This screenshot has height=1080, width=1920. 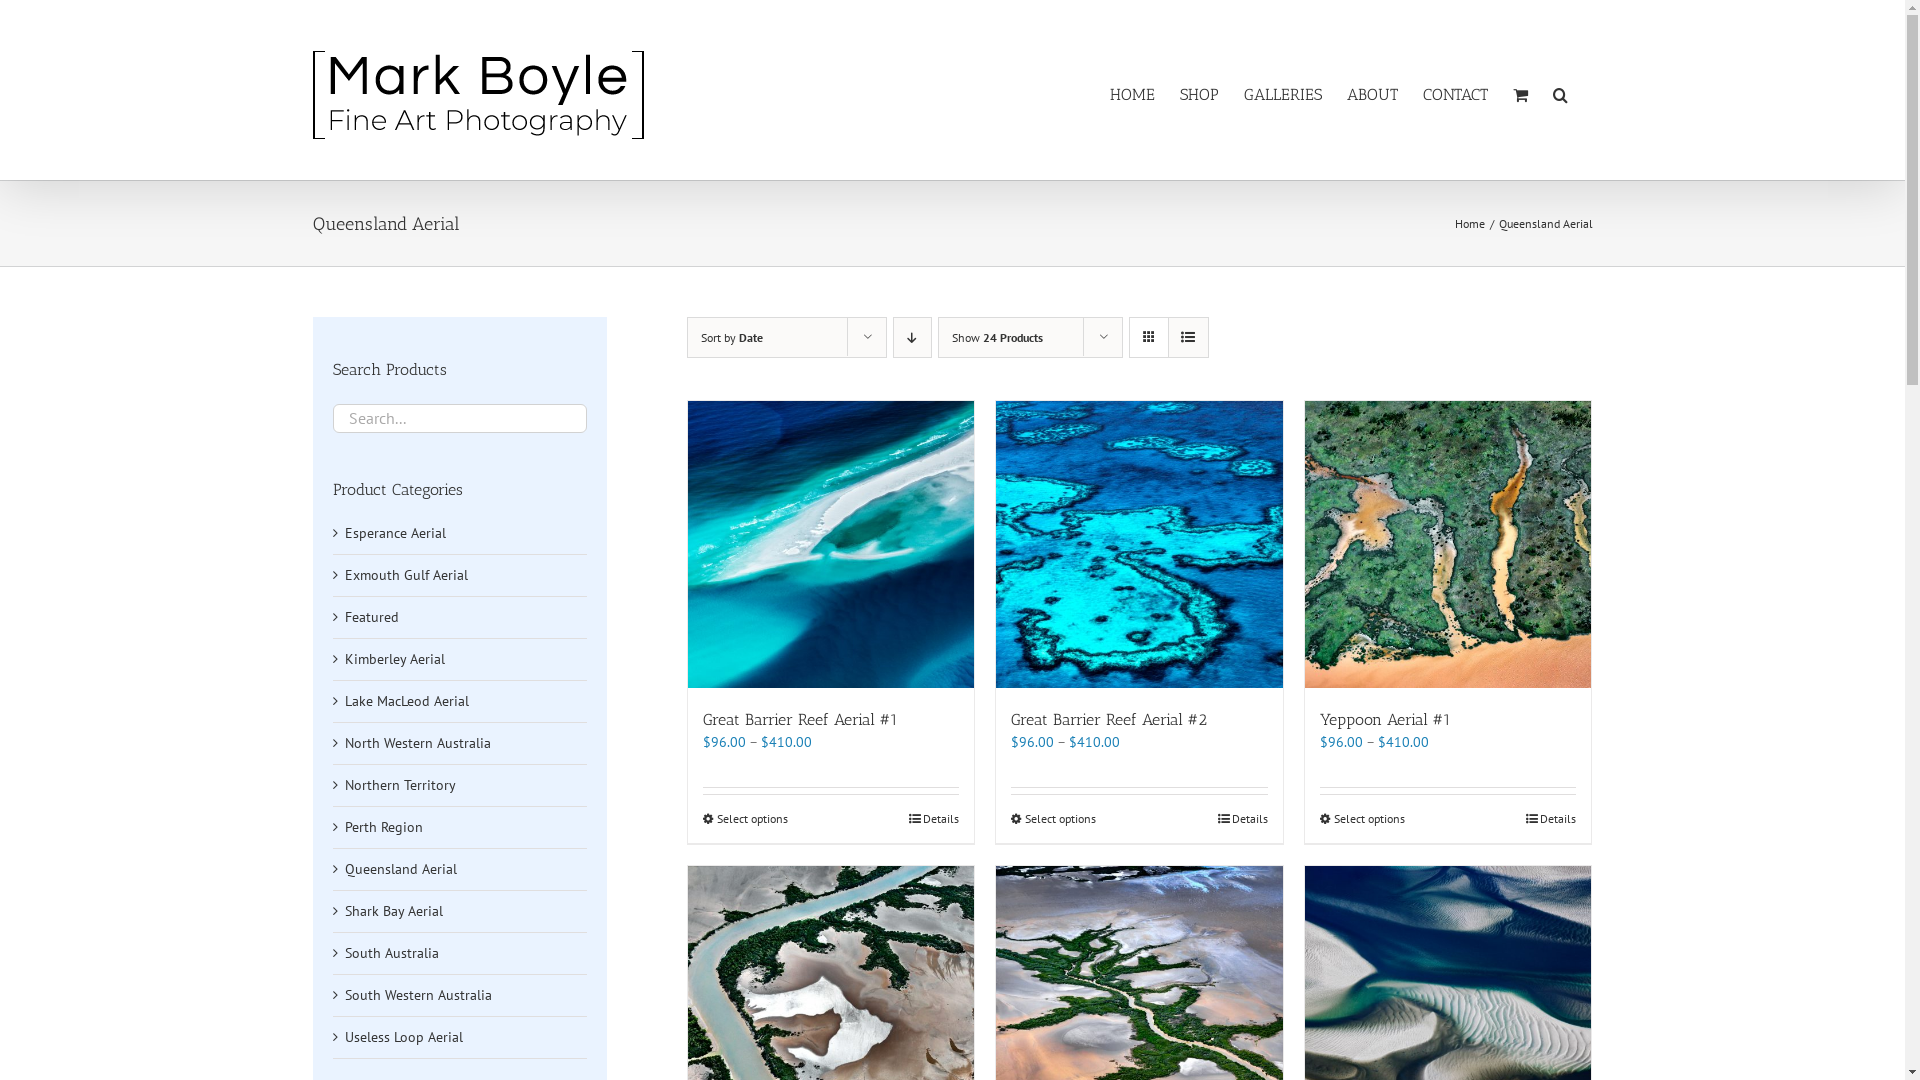 I want to click on 'Featured', so click(x=370, y=616).